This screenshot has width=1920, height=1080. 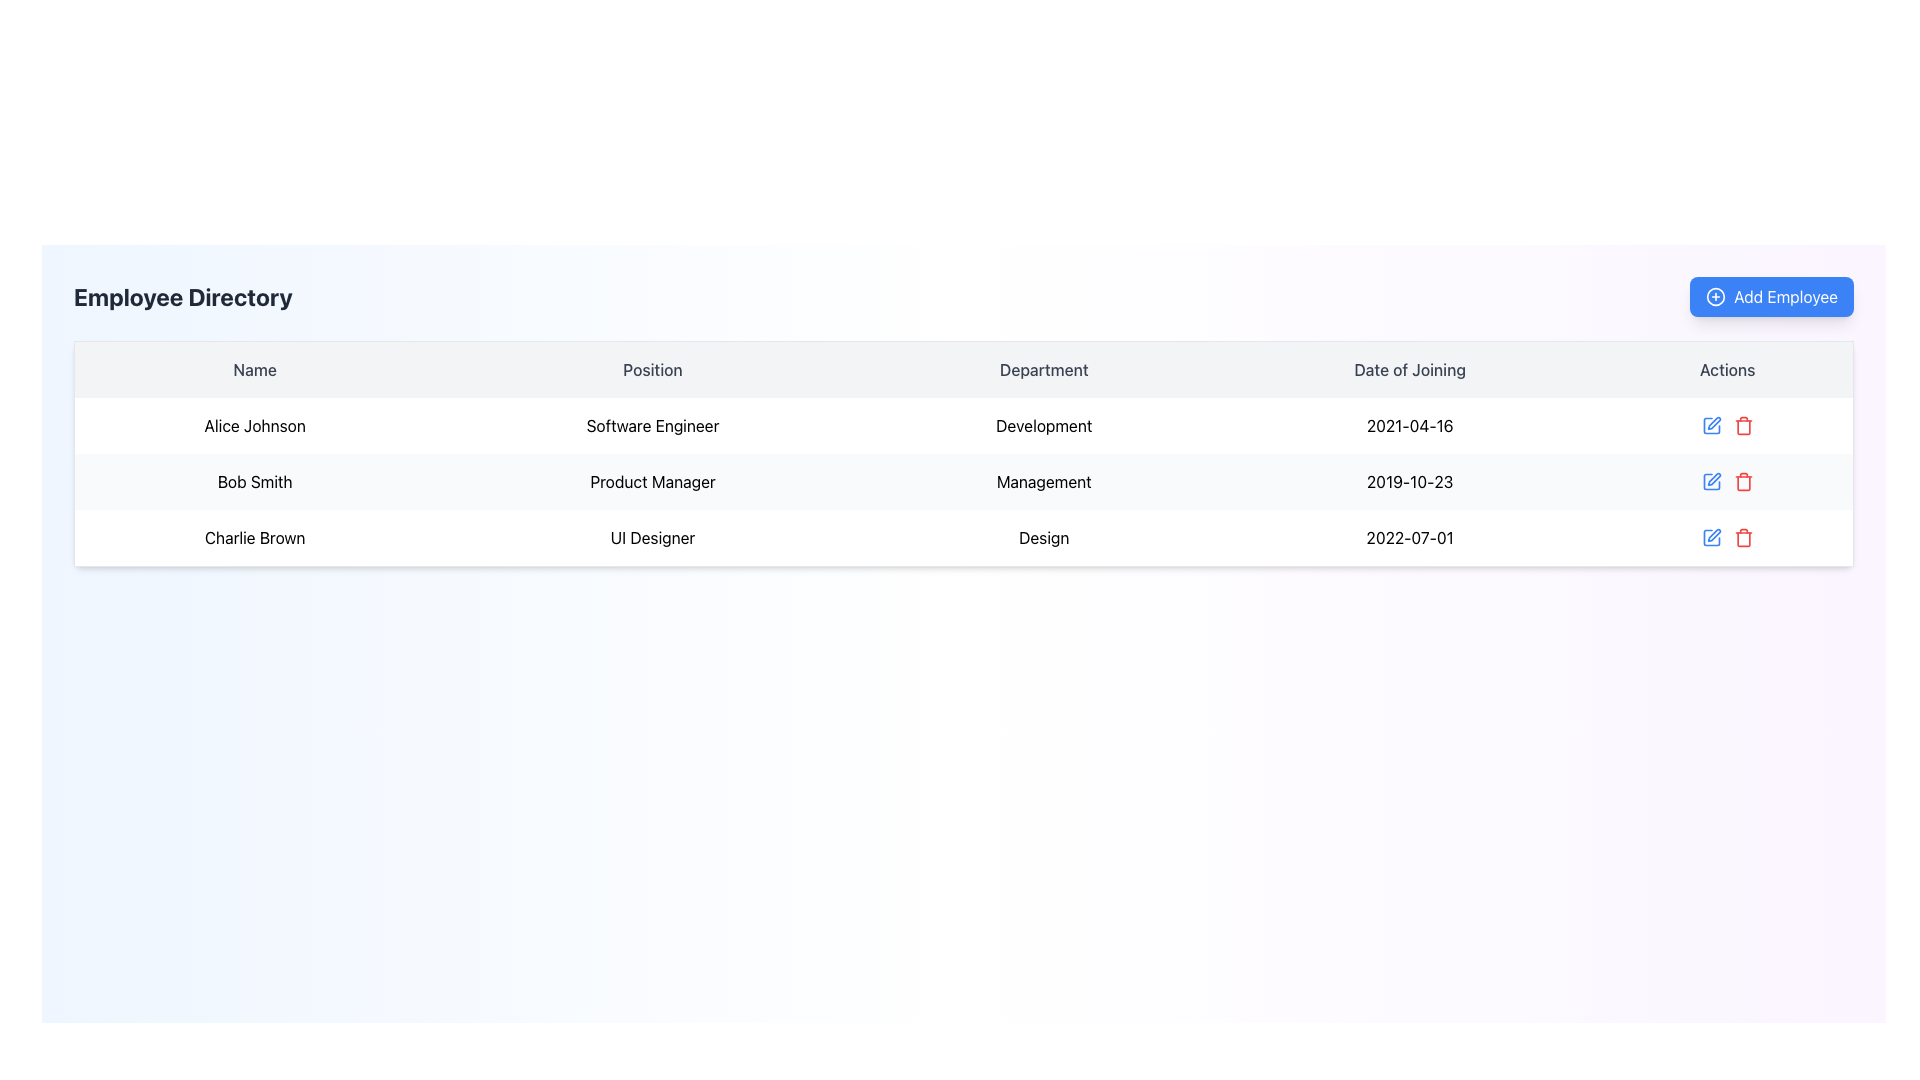 I want to click on the action area within the table row for employee 'Bob Smith' in the 'Actions' column, located at the coordinates provided, so click(x=1727, y=482).